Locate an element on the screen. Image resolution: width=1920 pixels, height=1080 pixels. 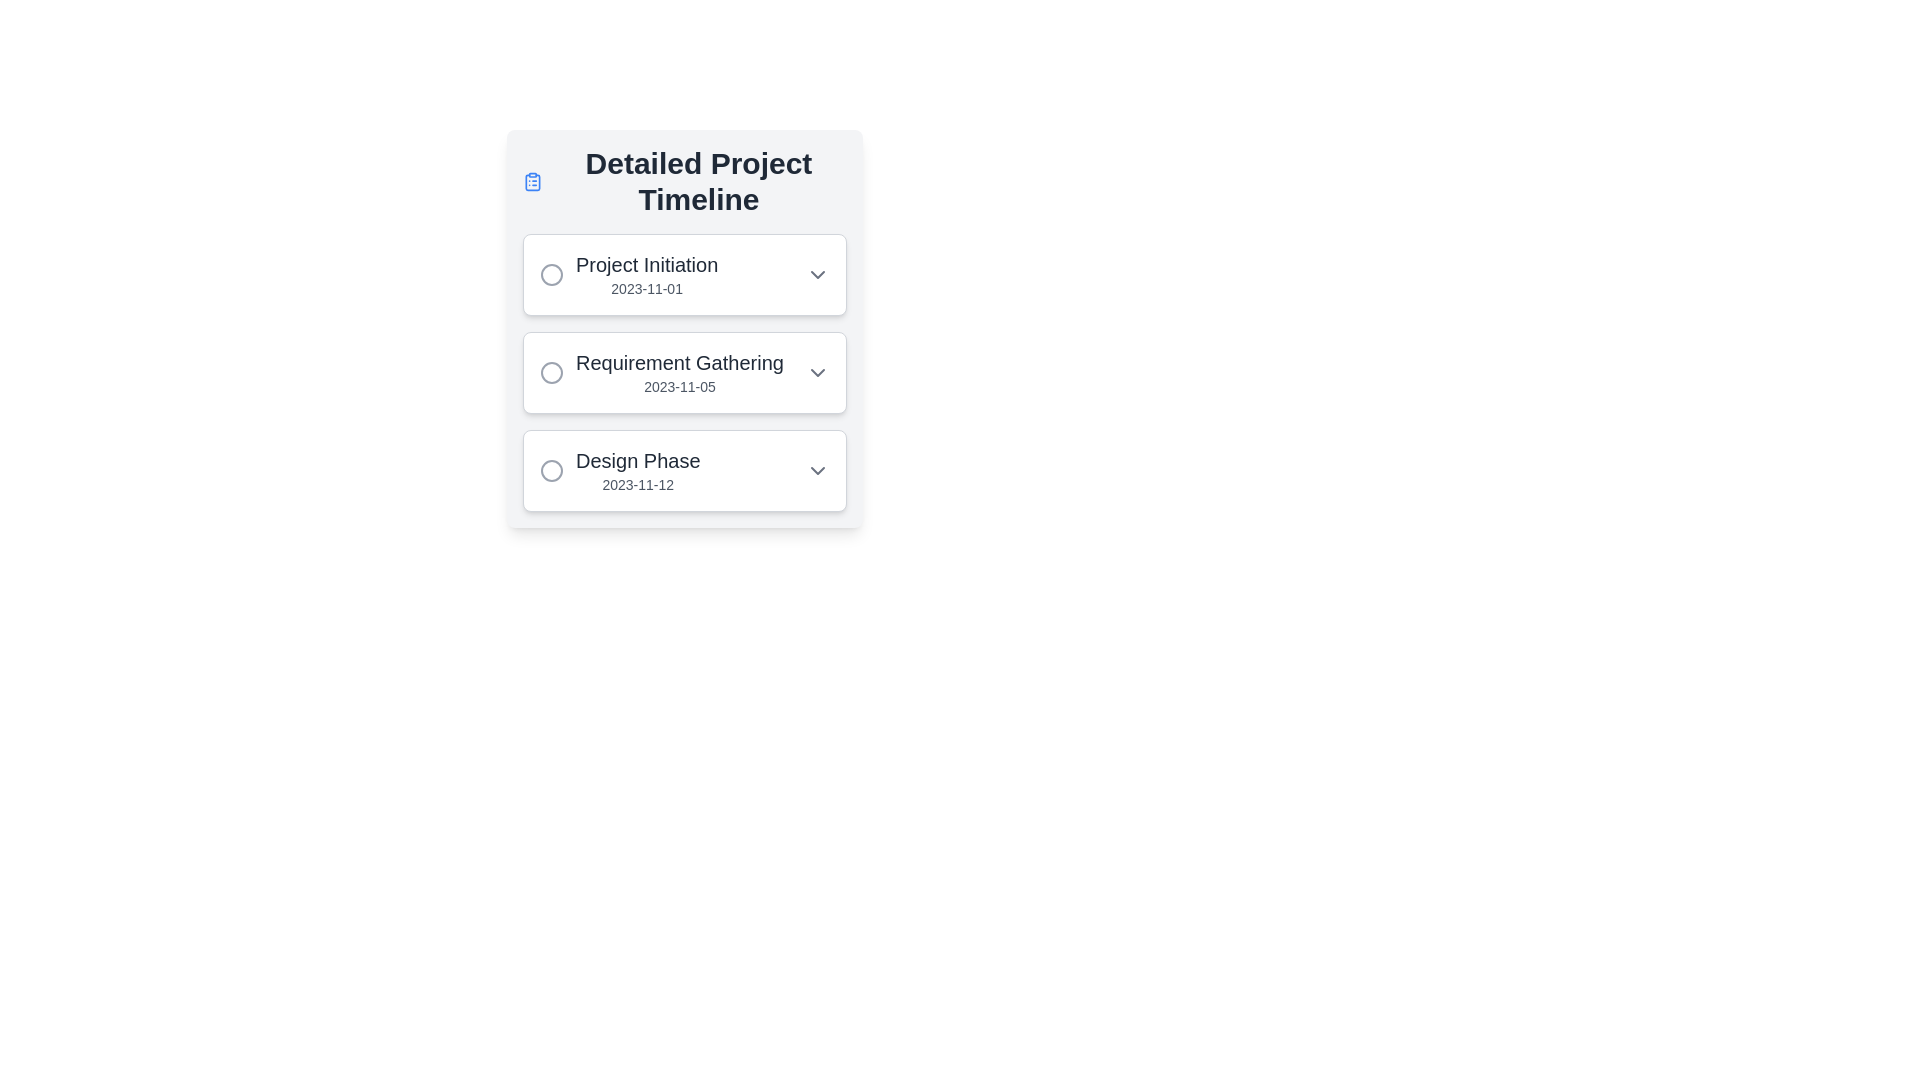
the Icon (Circle) that serves as a graphic indicator for the 'Requirement Gathering' item, located within the second list entry under 'Detailed Project Timeline' is located at coordinates (552, 373).